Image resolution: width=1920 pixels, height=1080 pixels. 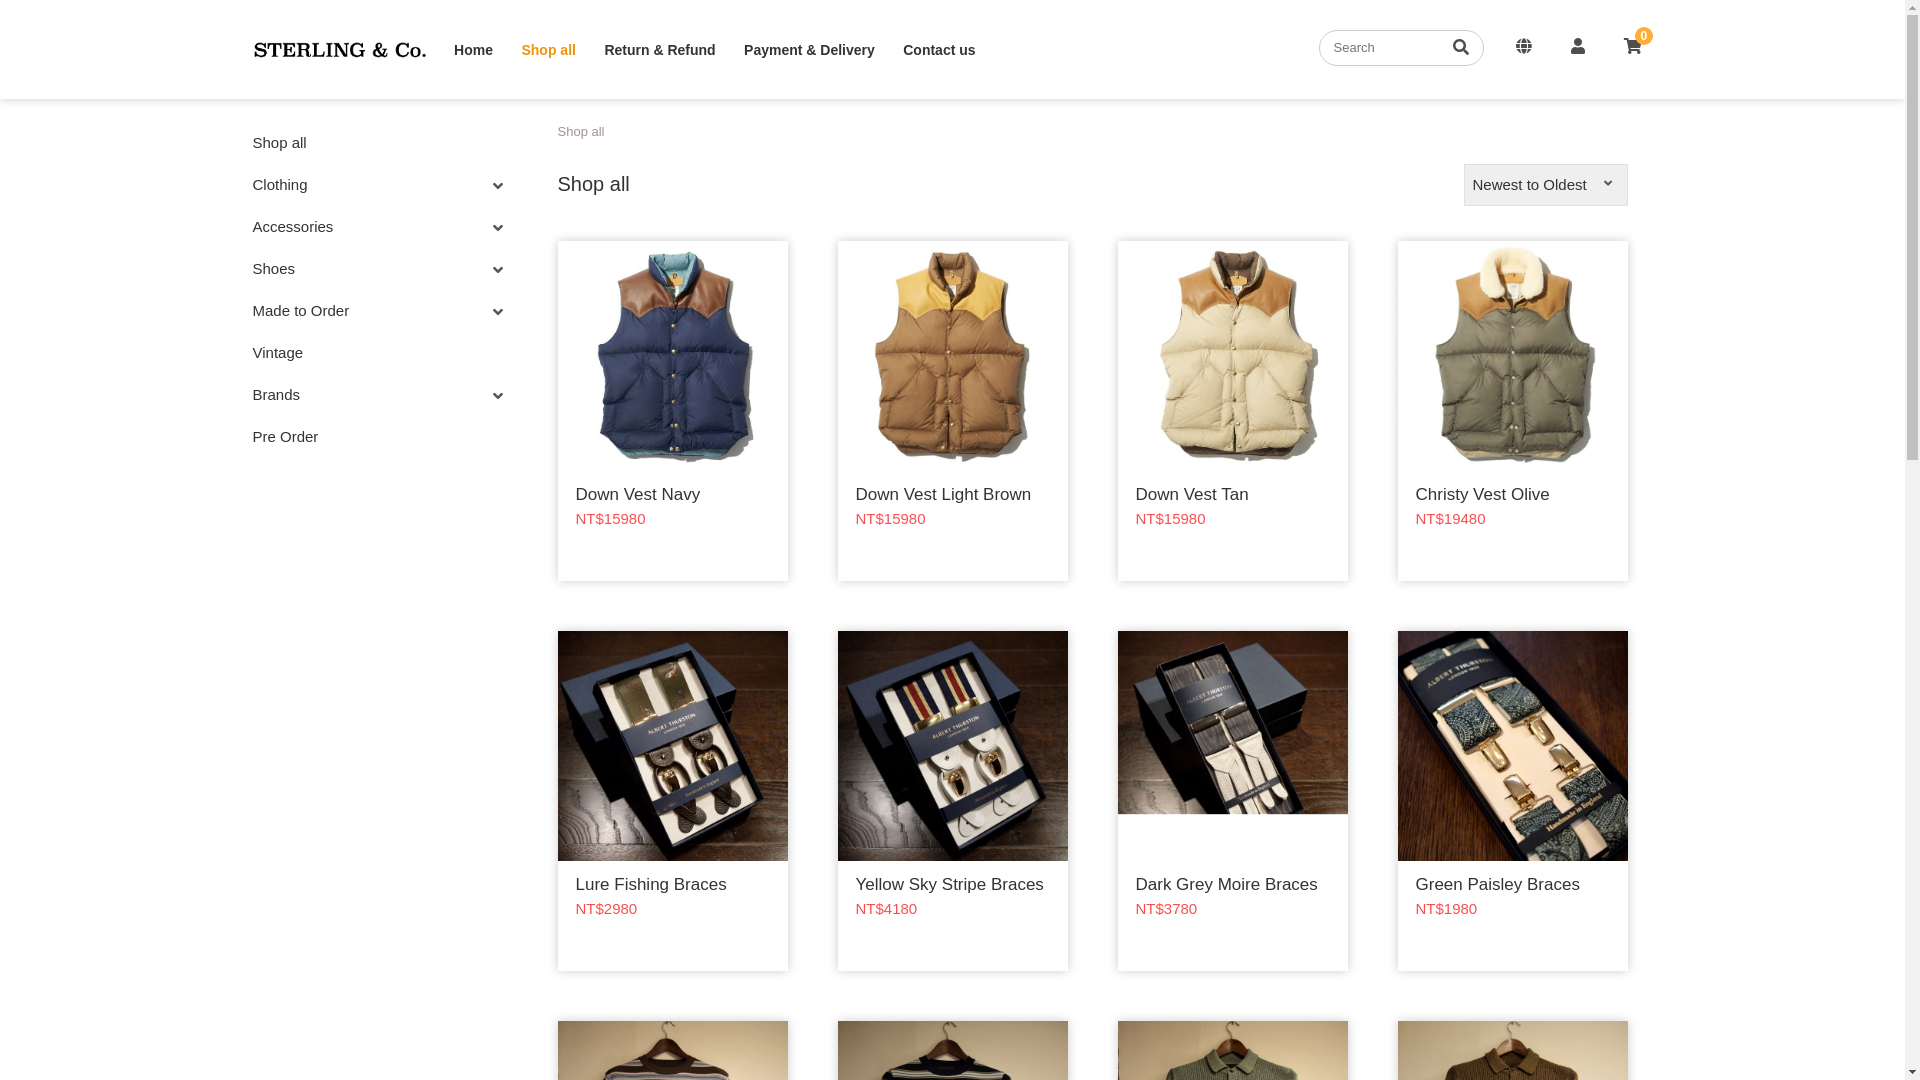 What do you see at coordinates (1632, 45) in the screenshot?
I see `'0'` at bounding box center [1632, 45].